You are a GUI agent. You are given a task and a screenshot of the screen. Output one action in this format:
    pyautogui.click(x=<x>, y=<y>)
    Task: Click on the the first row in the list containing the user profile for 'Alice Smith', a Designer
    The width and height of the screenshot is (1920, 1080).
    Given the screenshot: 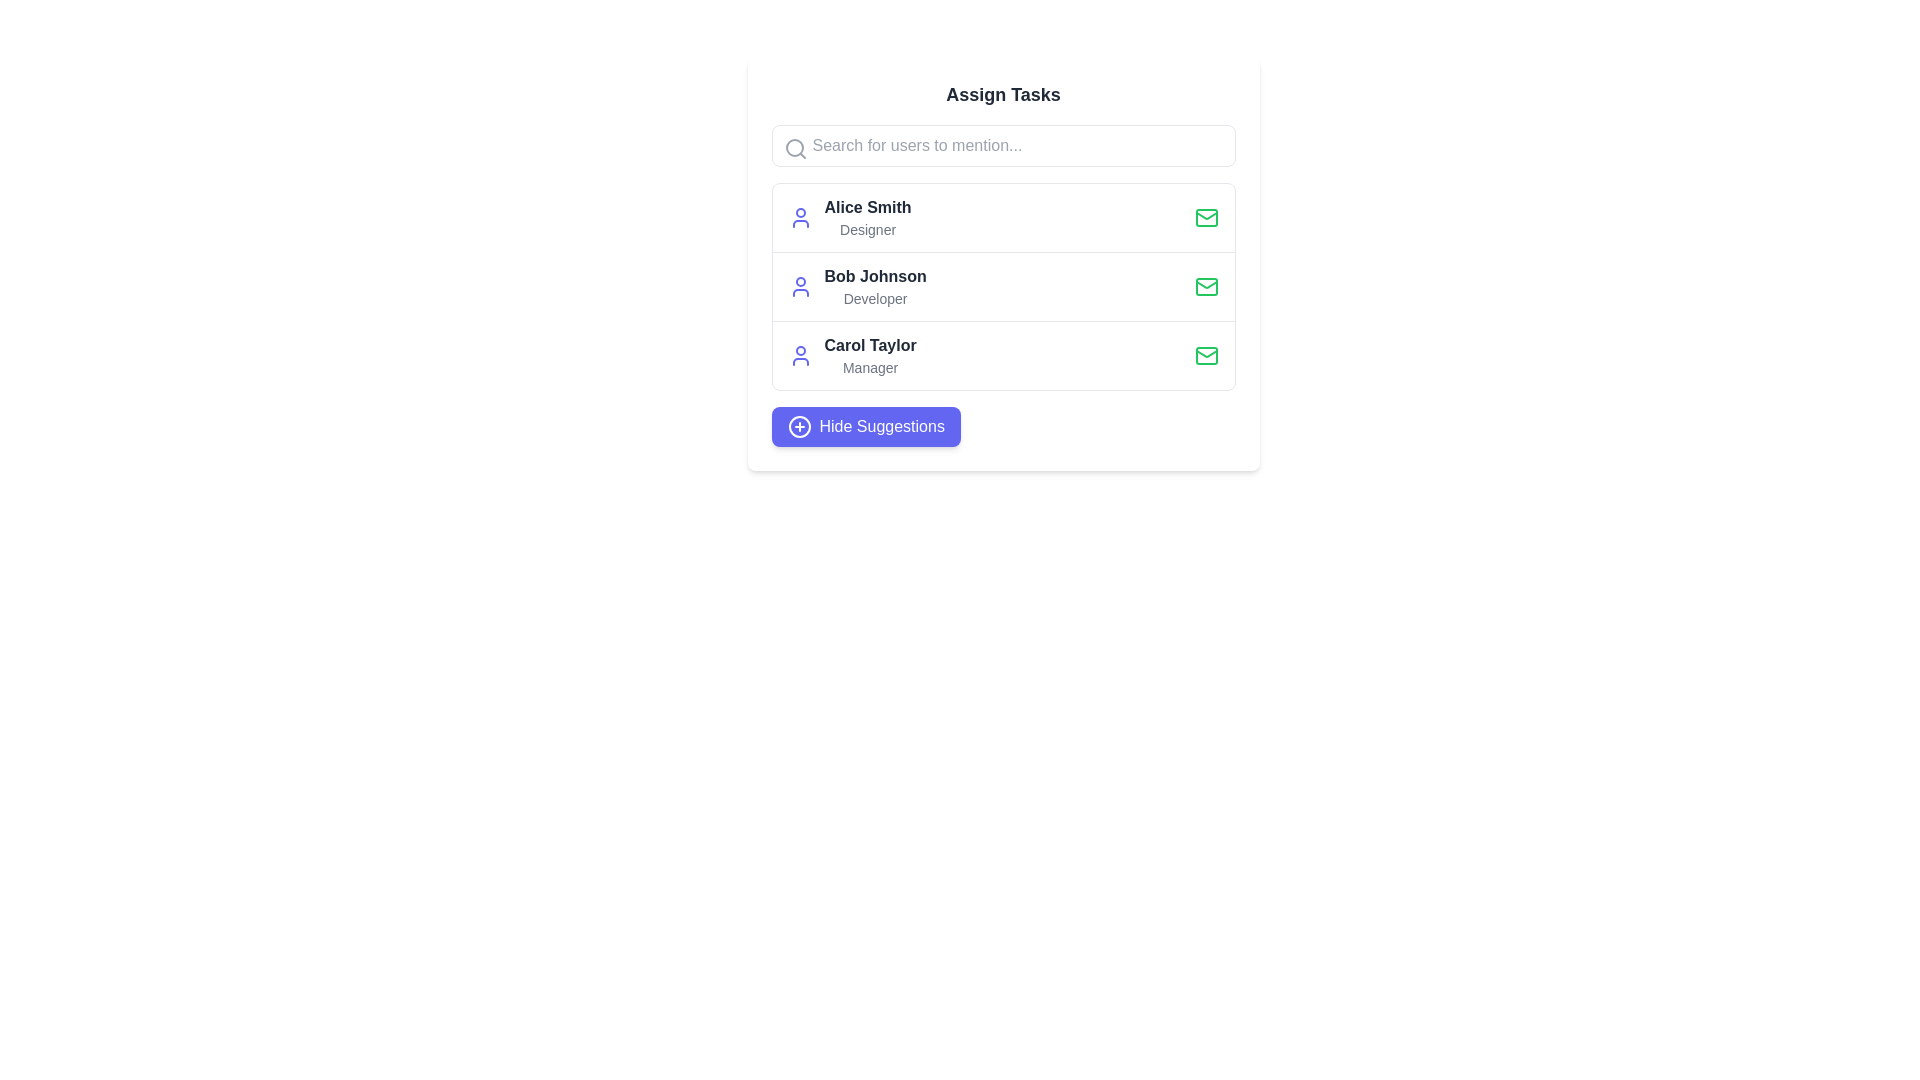 What is the action you would take?
    pyautogui.click(x=1003, y=218)
    